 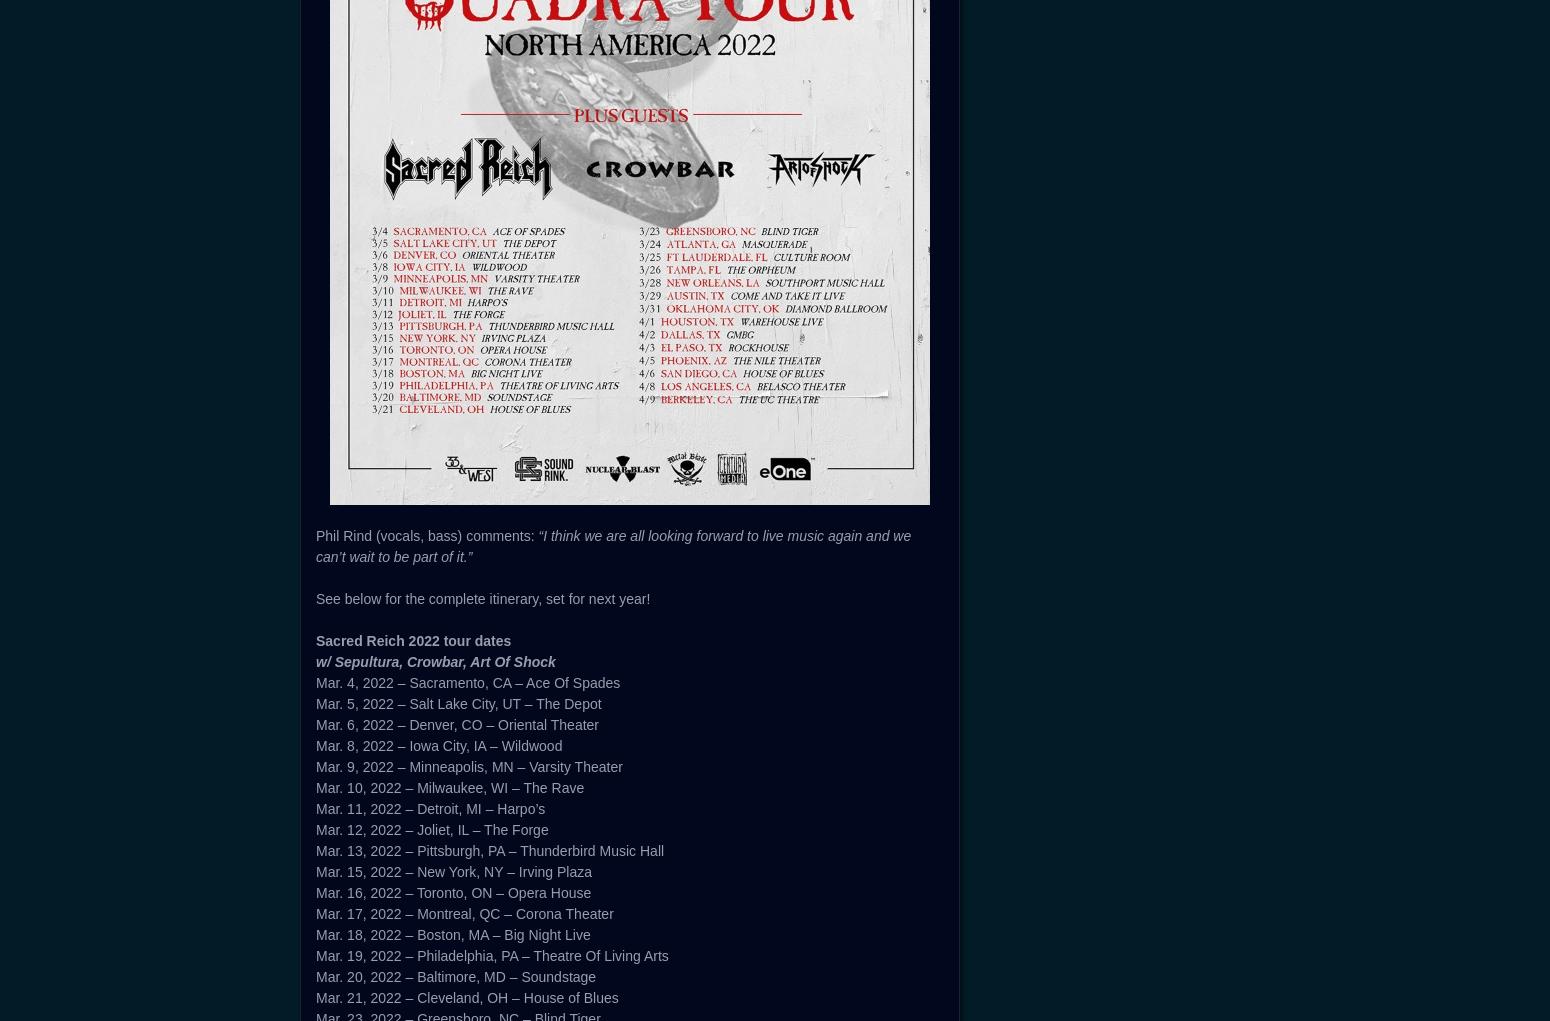 I want to click on 'Mar. 20, 2022 – Baltimore, MD – Soundstage', so click(x=456, y=975).